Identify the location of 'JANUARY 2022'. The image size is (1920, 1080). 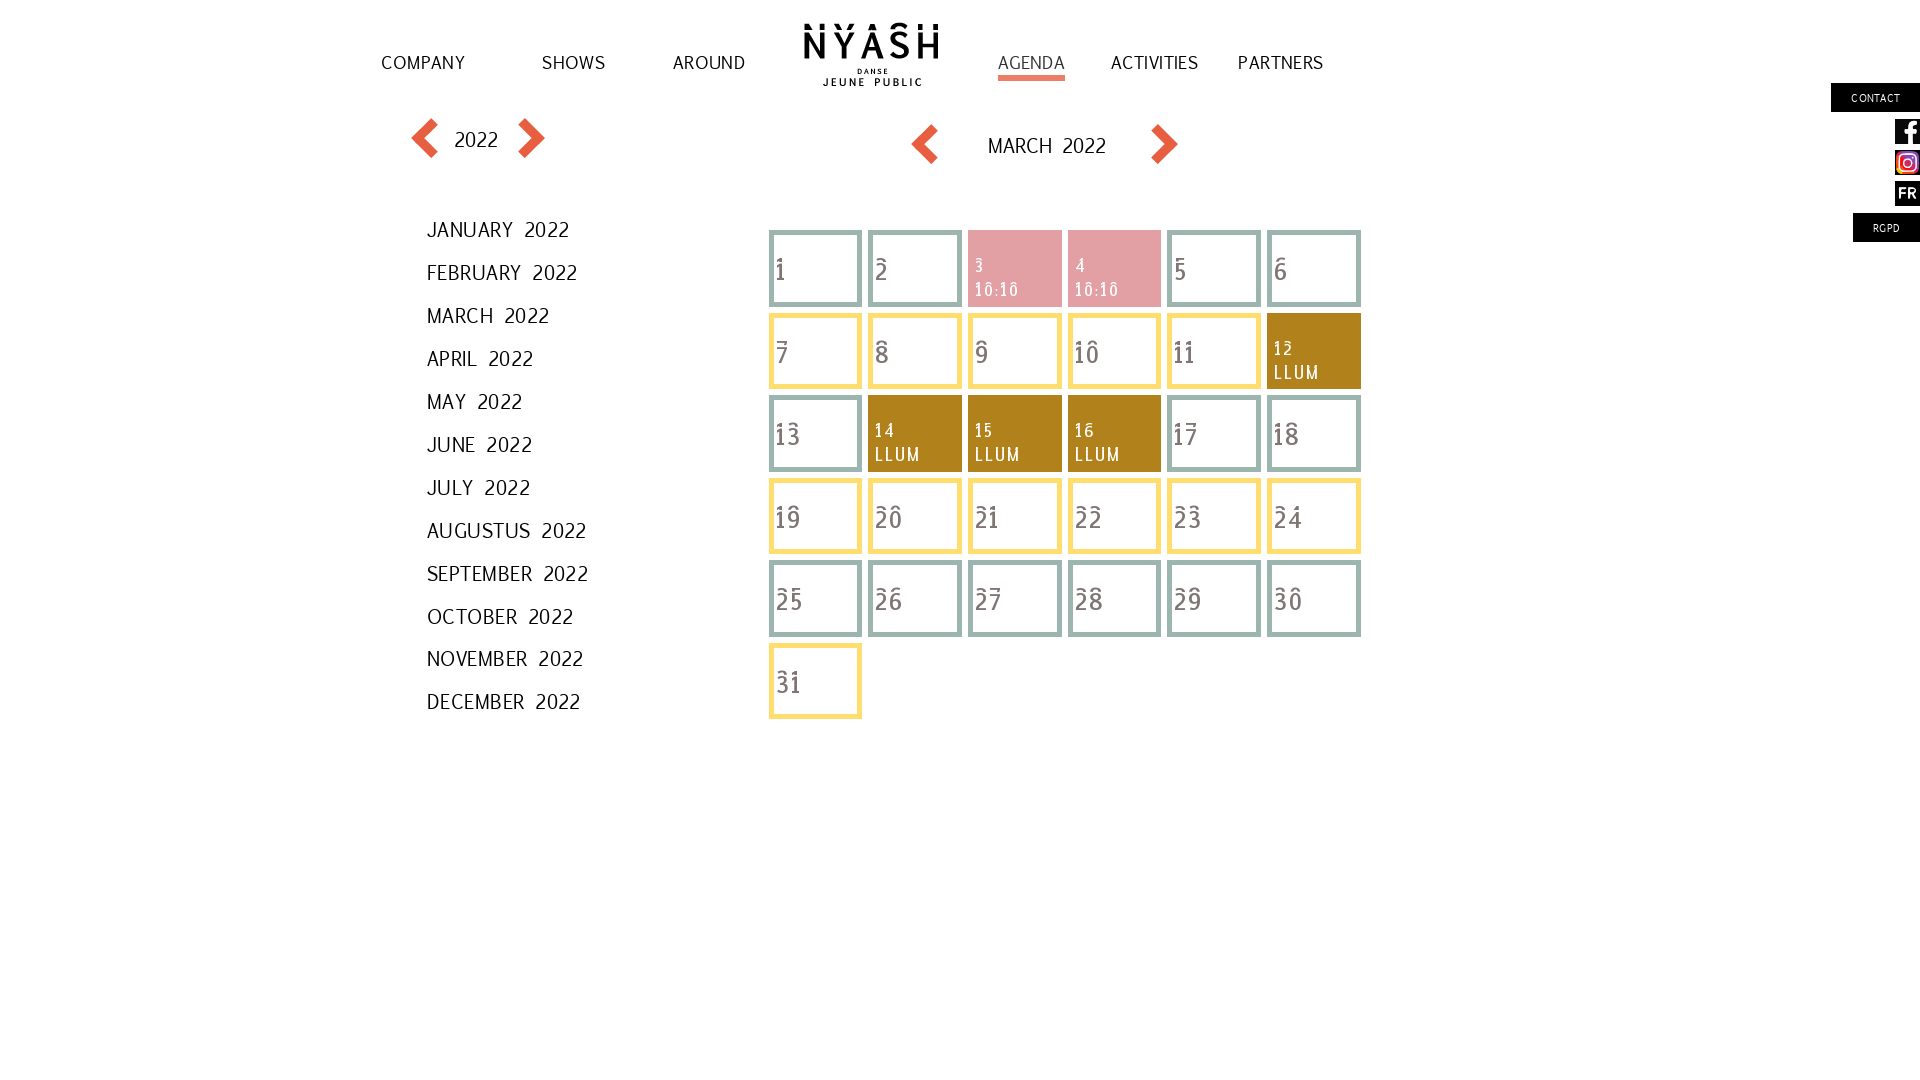
(498, 227).